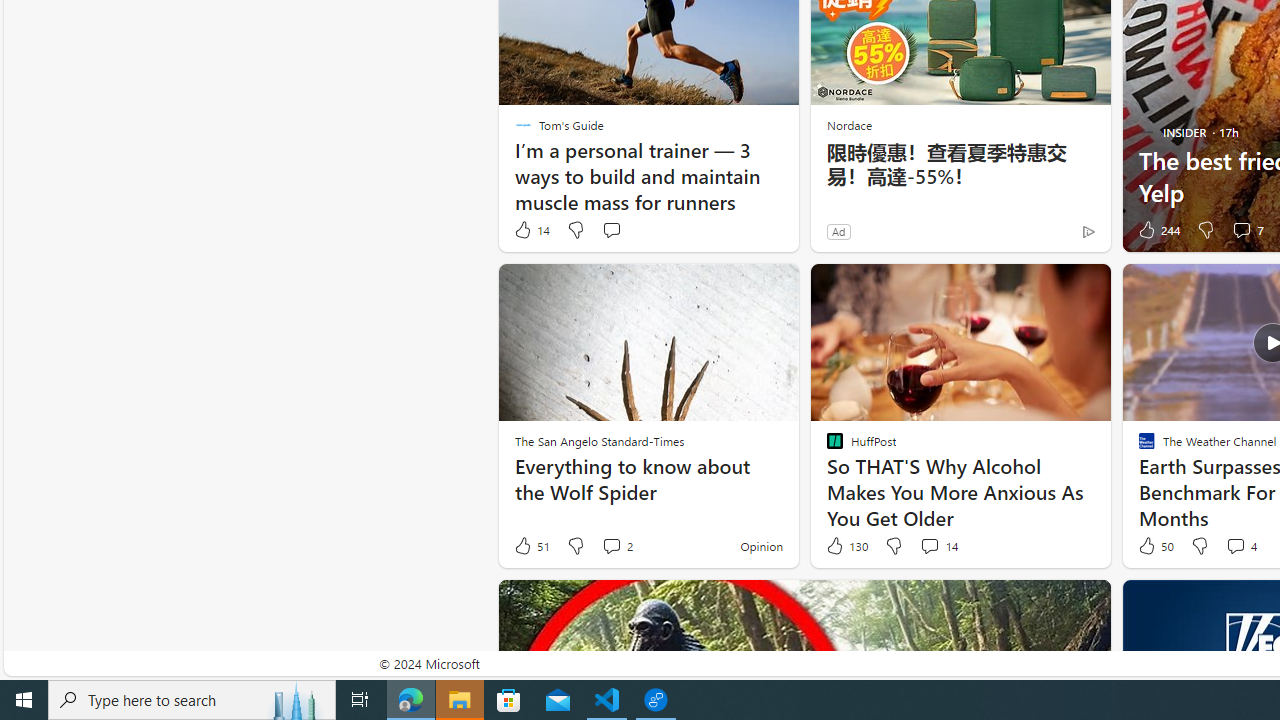 The height and width of the screenshot is (720, 1280). Describe the element at coordinates (1246, 229) in the screenshot. I see `'View comments 7 Comment'` at that location.